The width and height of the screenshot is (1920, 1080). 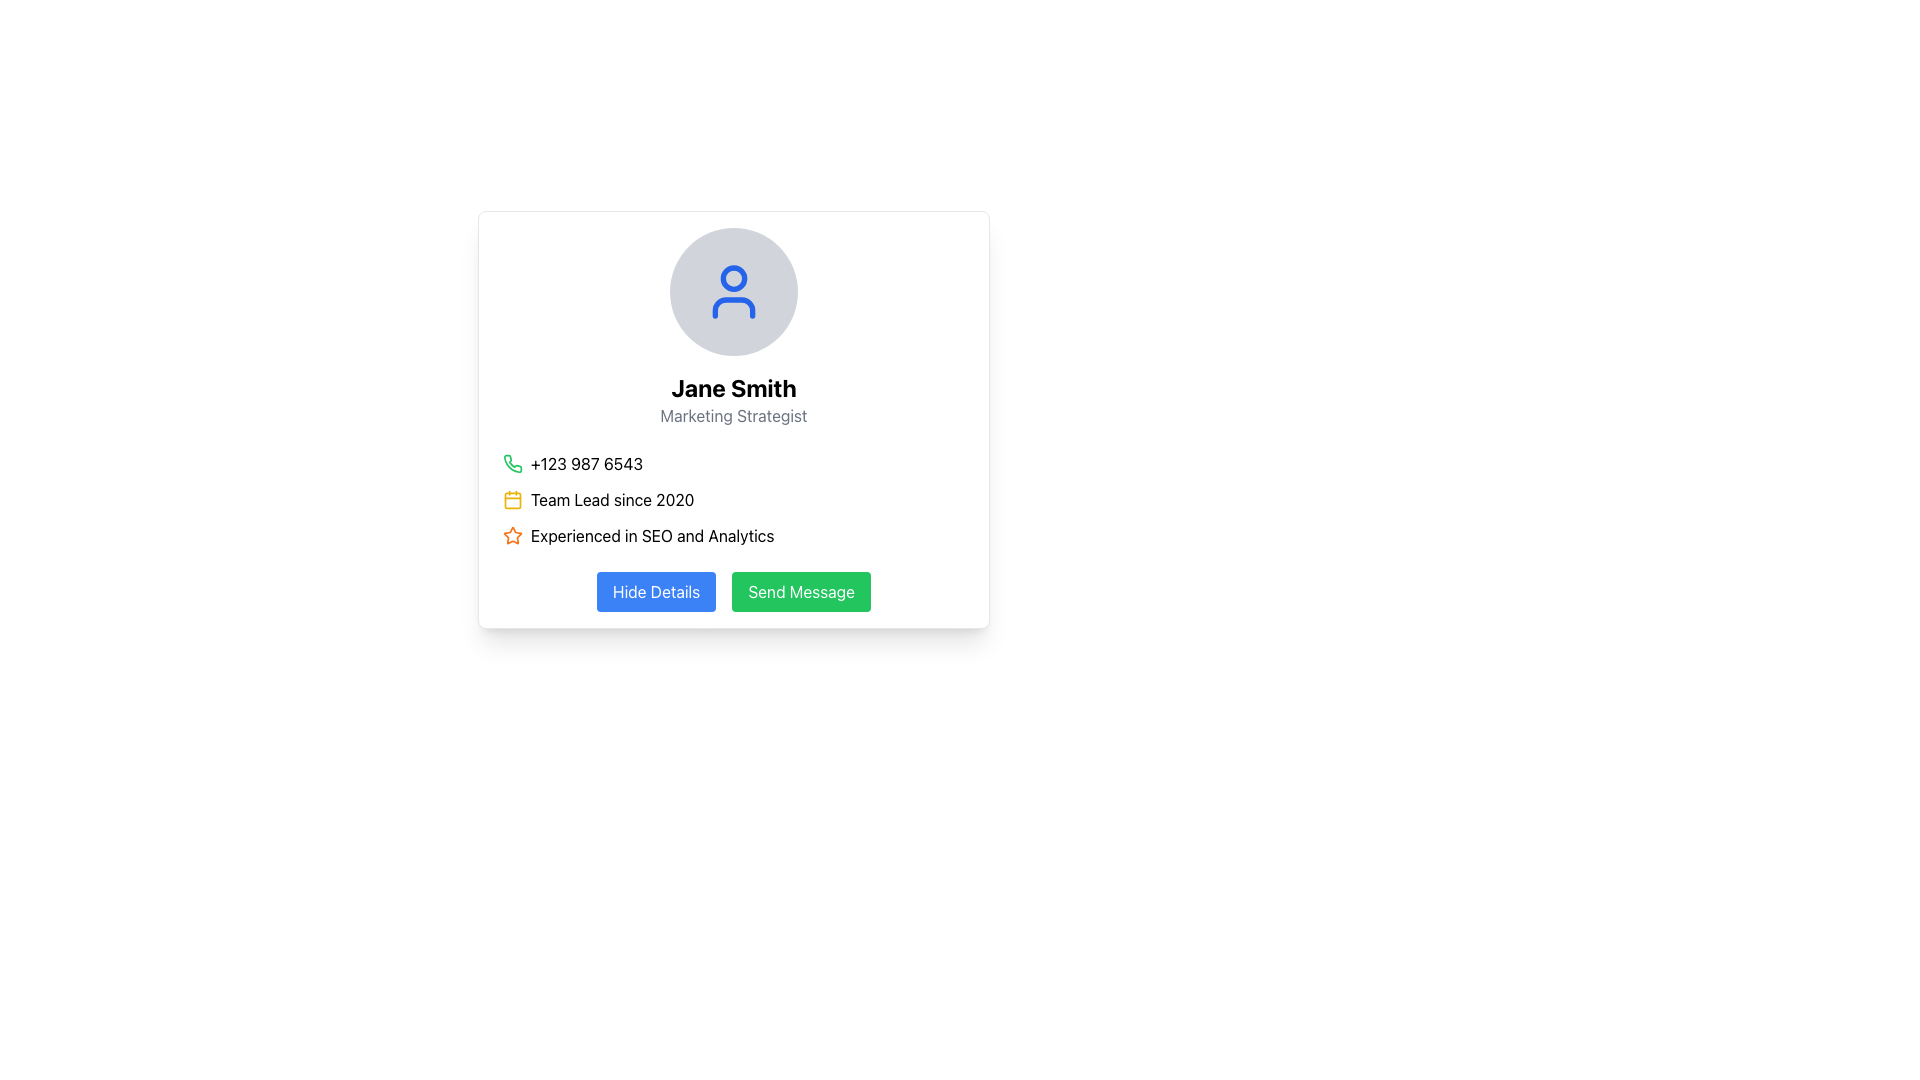 What do you see at coordinates (585, 463) in the screenshot?
I see `the text label displaying the phone number '+123 987 6543' which is located adjacent to a green phone icon in the user profile card` at bounding box center [585, 463].